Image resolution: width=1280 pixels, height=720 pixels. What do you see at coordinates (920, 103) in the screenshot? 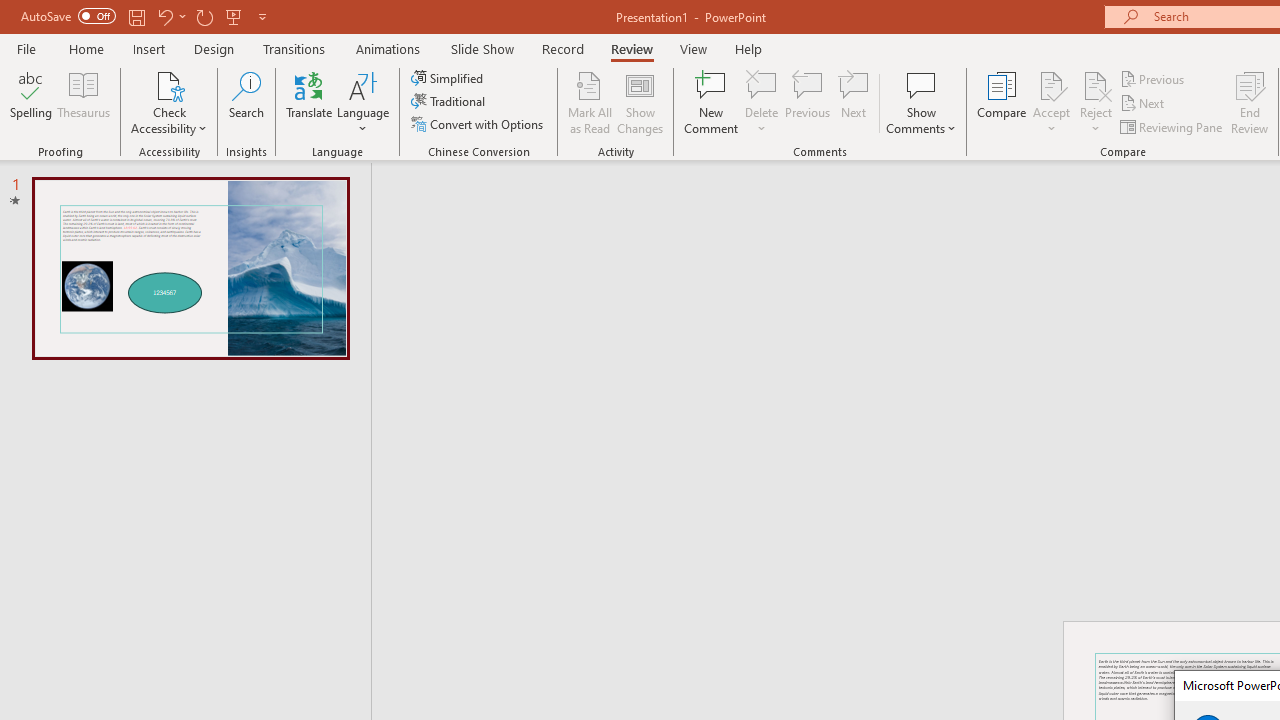
I see `'Show Comments'` at bounding box center [920, 103].